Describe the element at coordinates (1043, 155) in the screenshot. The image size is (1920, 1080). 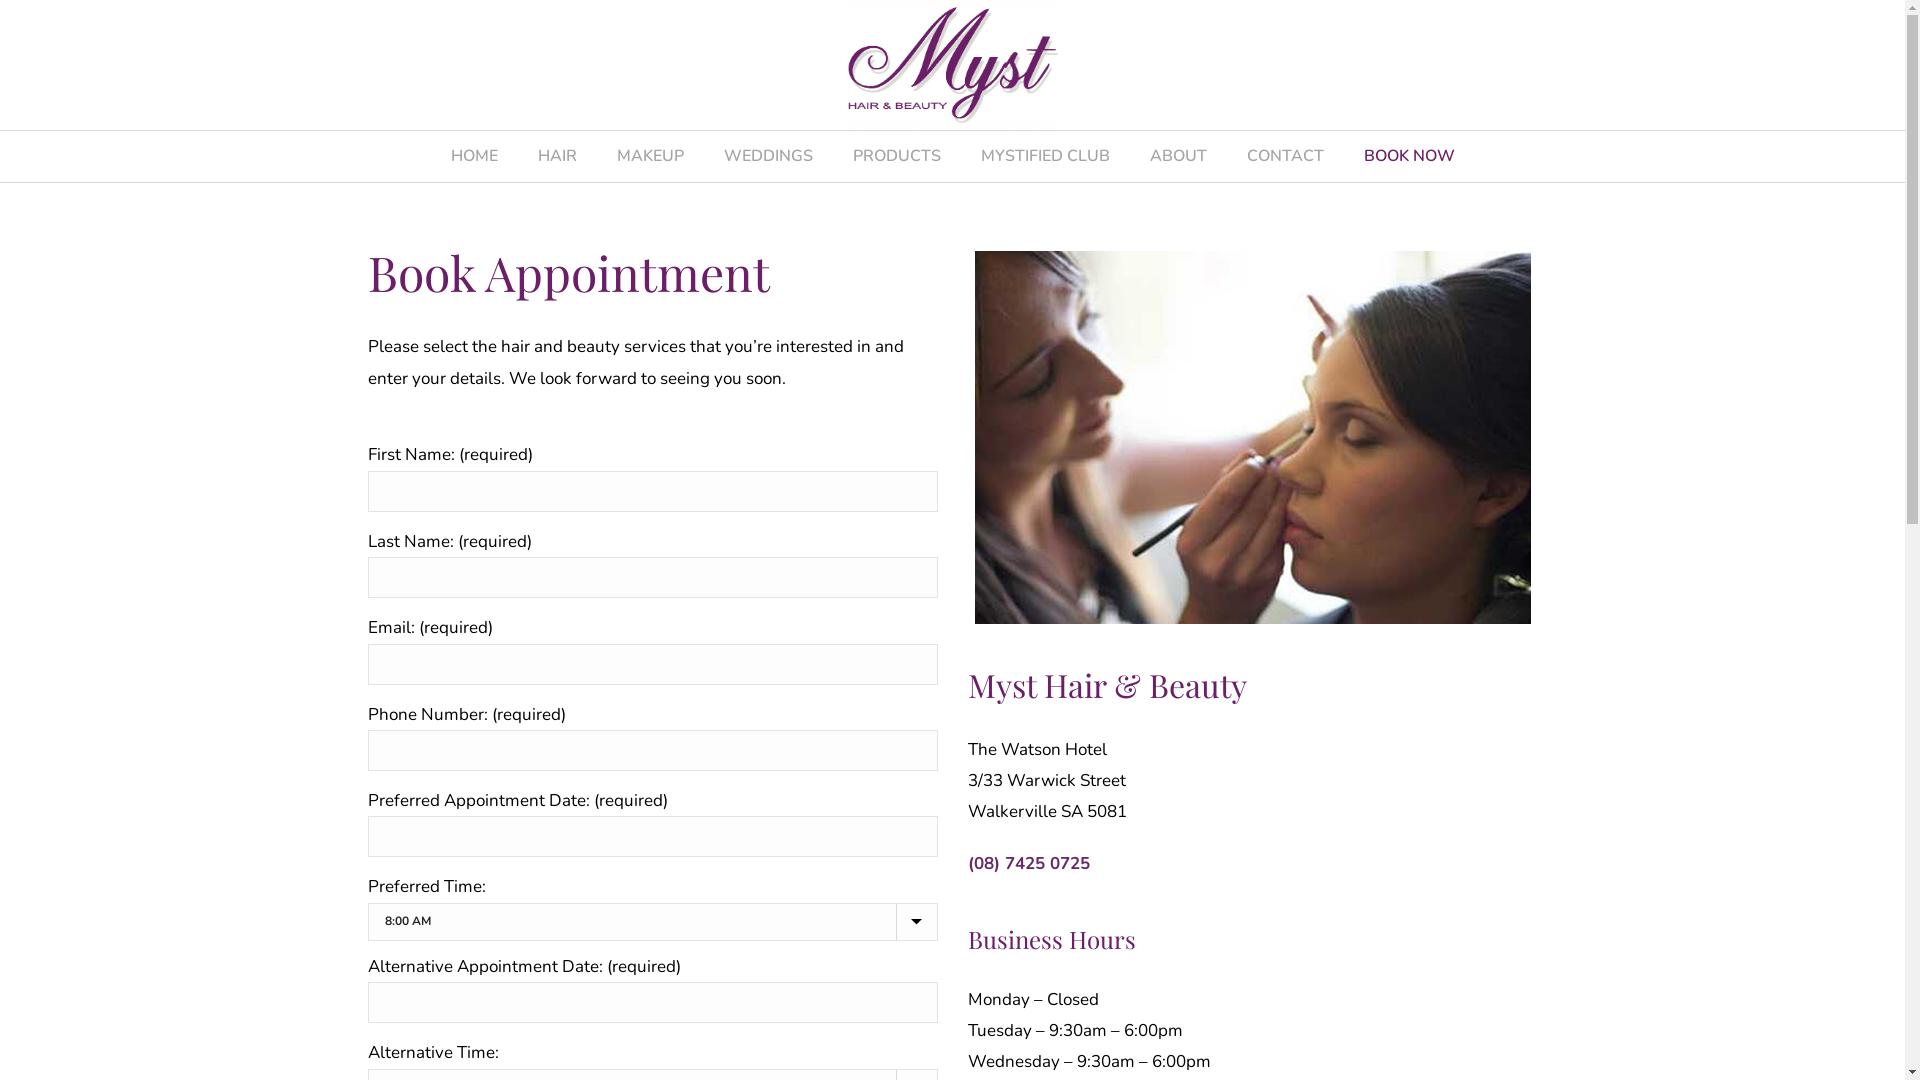
I see `'MYSTIFIED CLUB'` at that location.